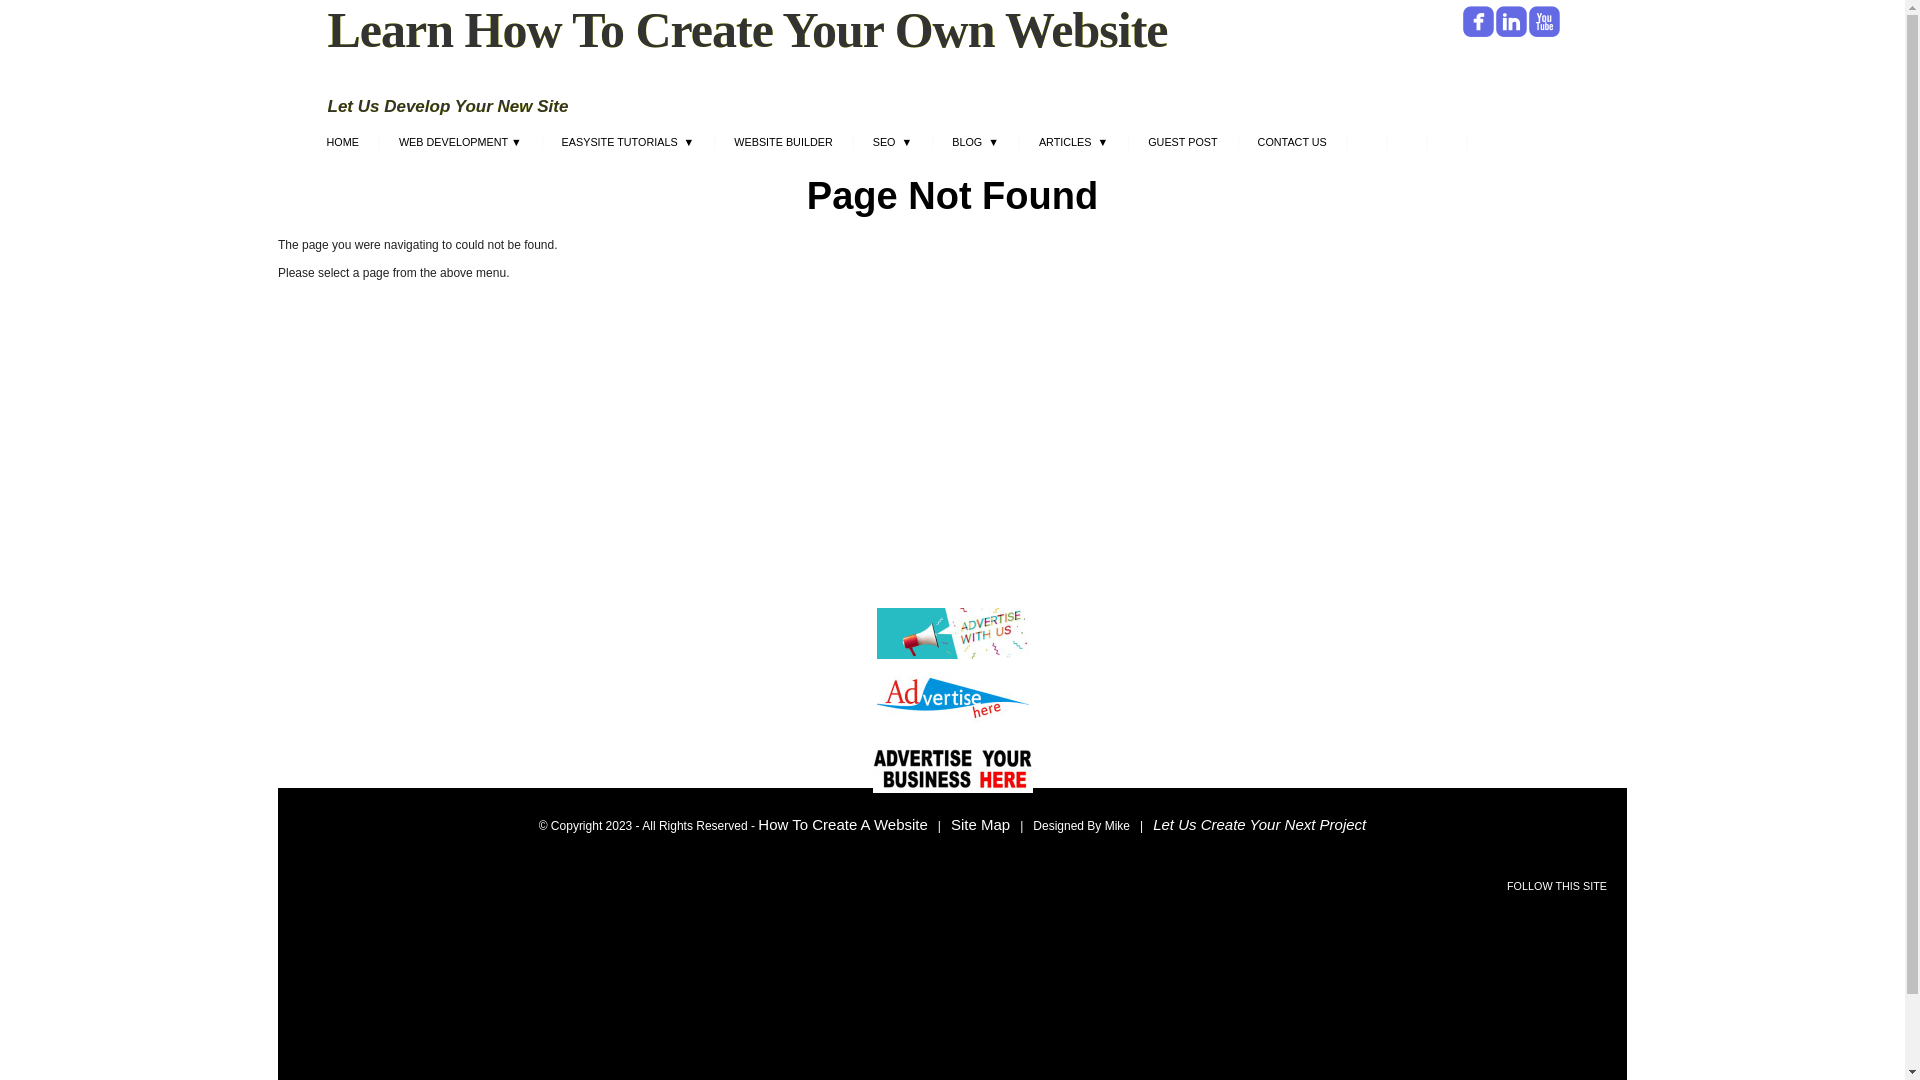 Image resolution: width=1920 pixels, height=1080 pixels. I want to click on 'HOME', so click(305, 144).